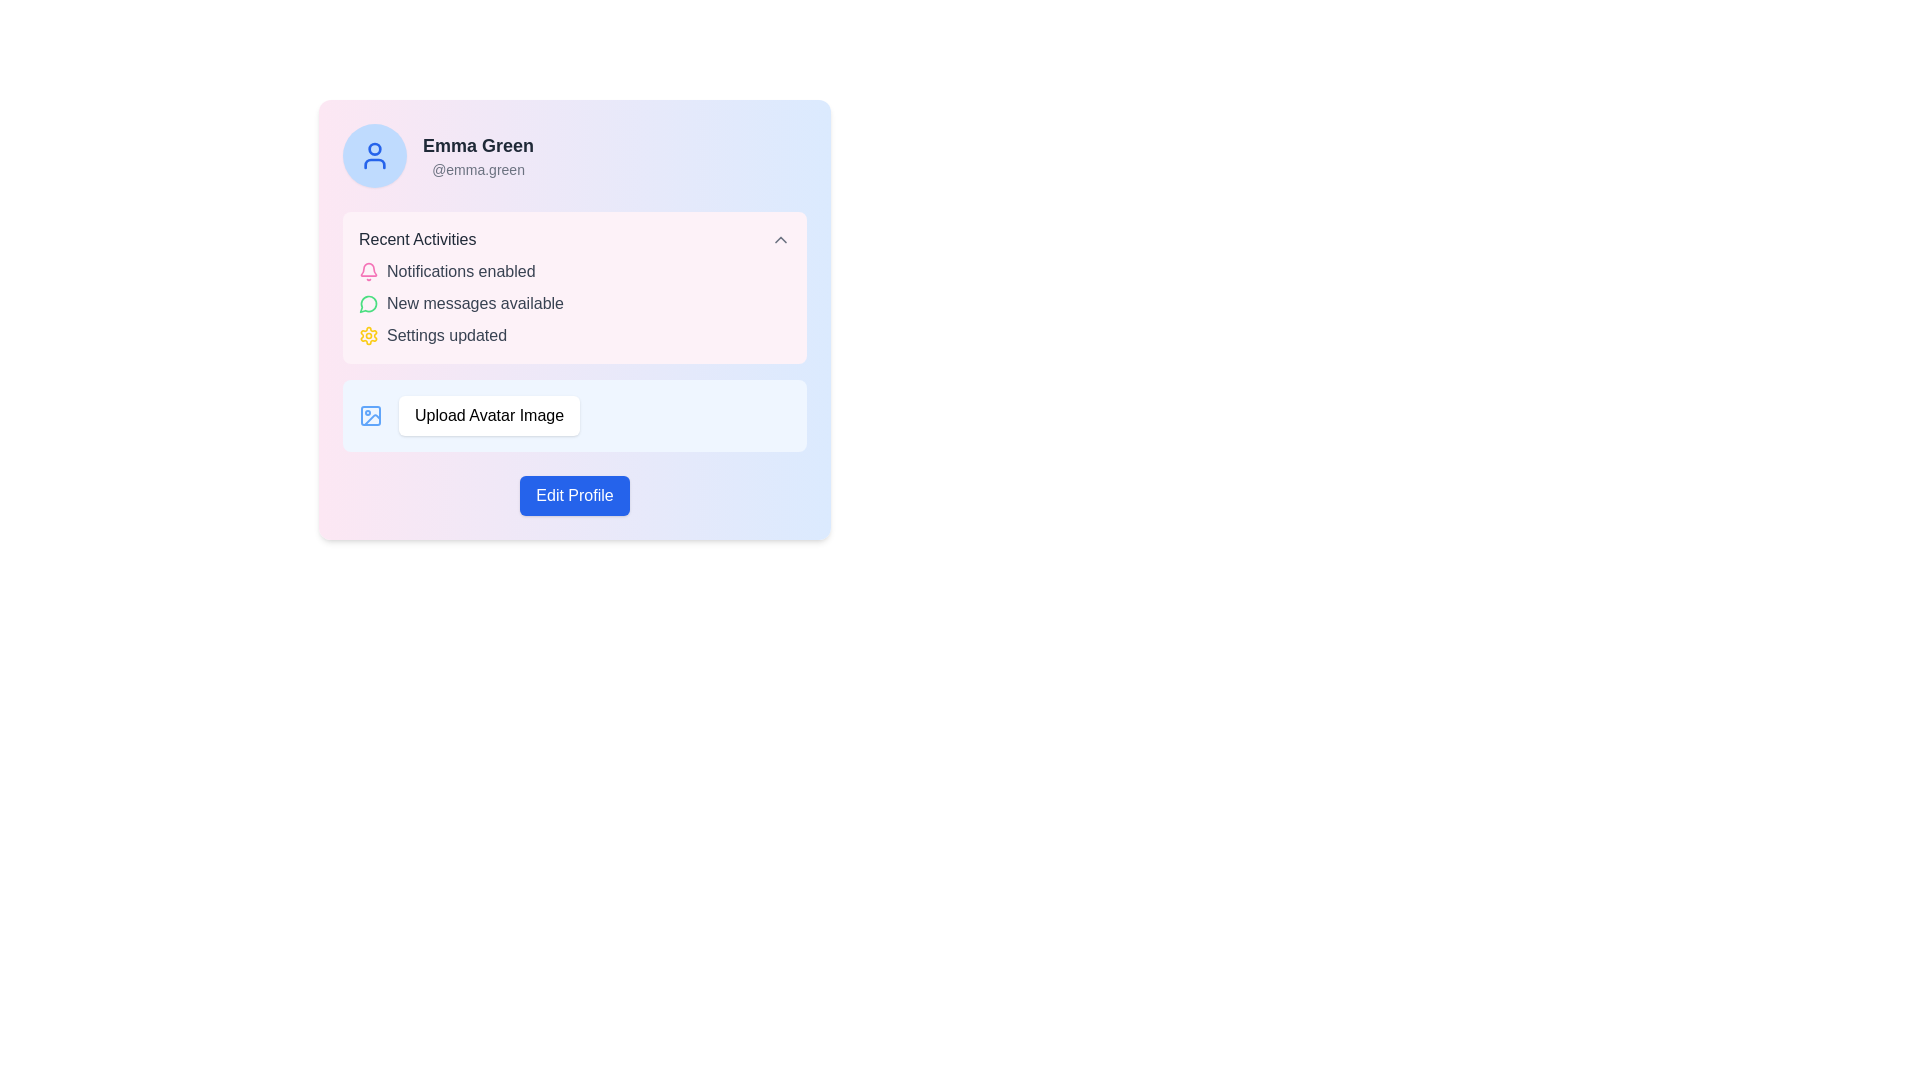  What do you see at coordinates (574, 330) in the screenshot?
I see `activity details from the Information display block located centrally within the card, below the user information section and above the 'Upload Avatar Image' option` at bounding box center [574, 330].